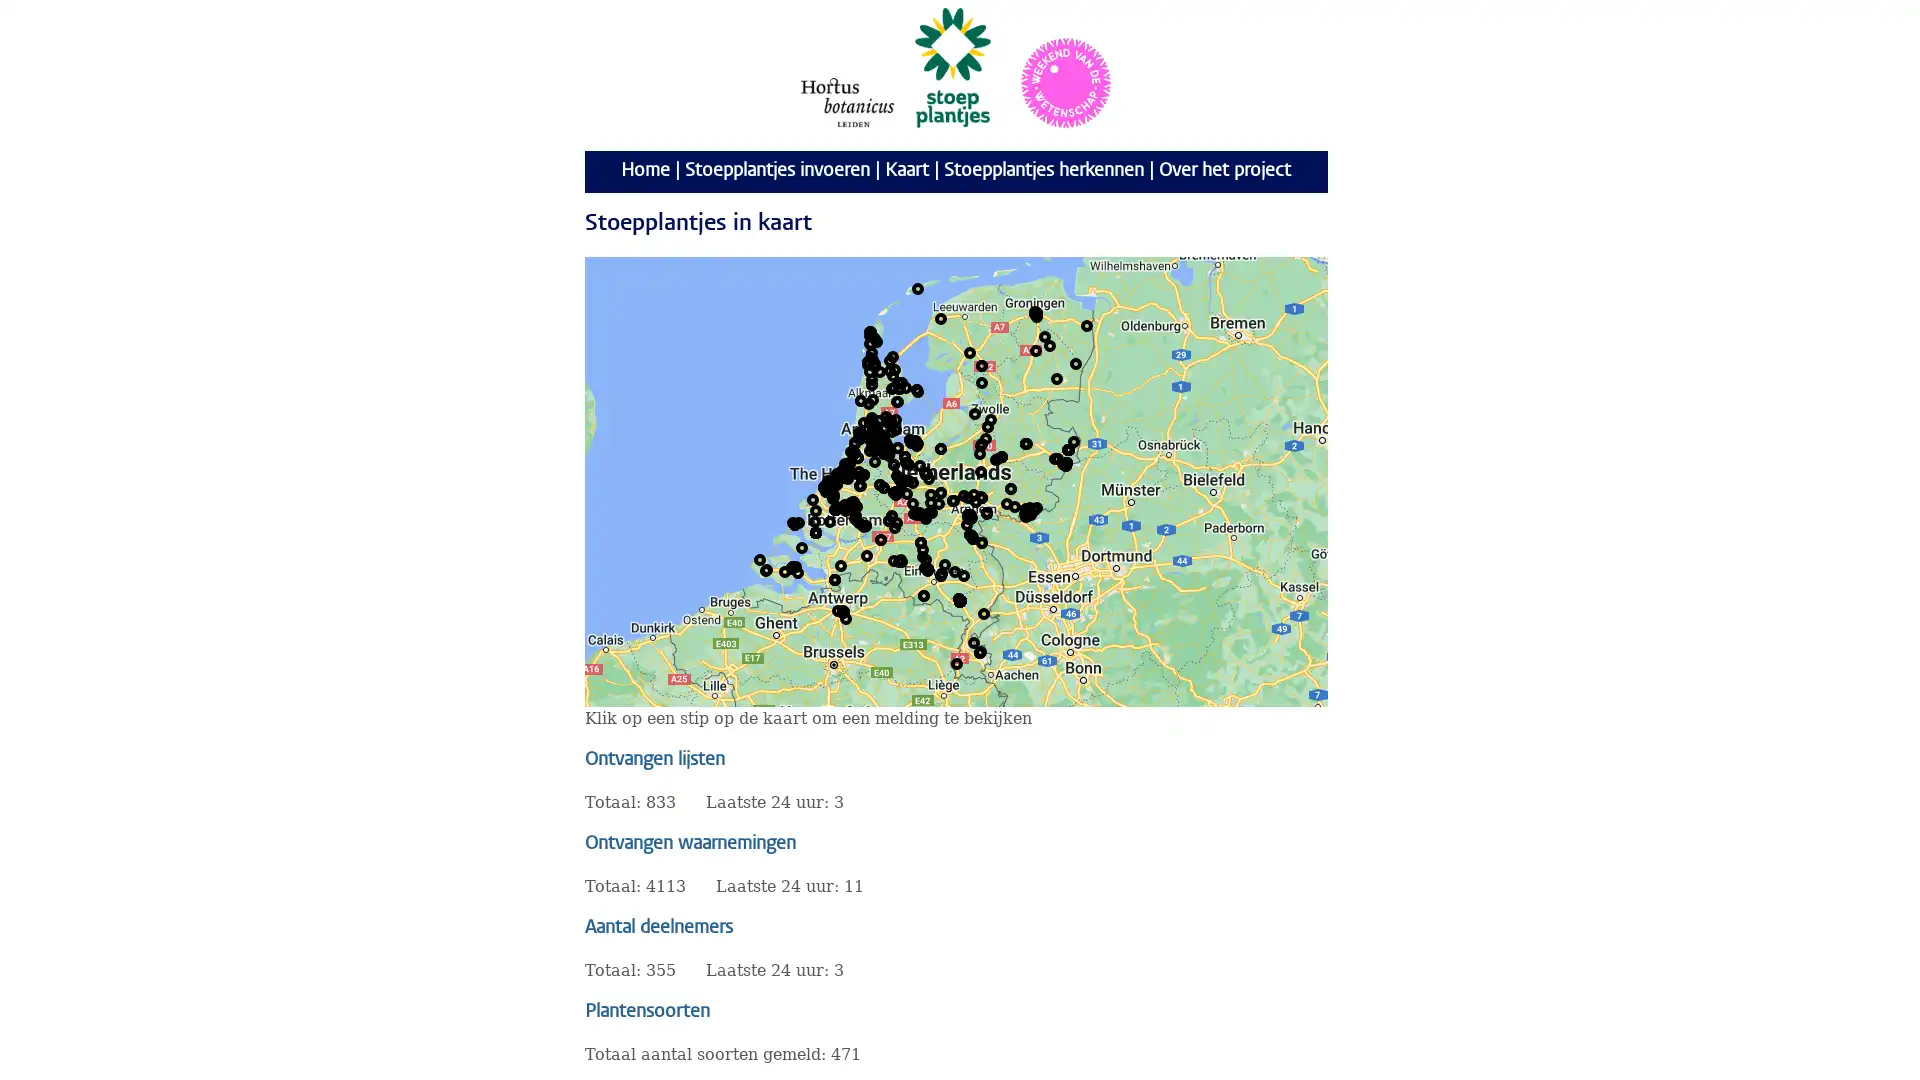 Image resolution: width=1920 pixels, height=1080 pixels. What do you see at coordinates (892, 463) in the screenshot?
I see `Telling van op 02 december 2021` at bounding box center [892, 463].